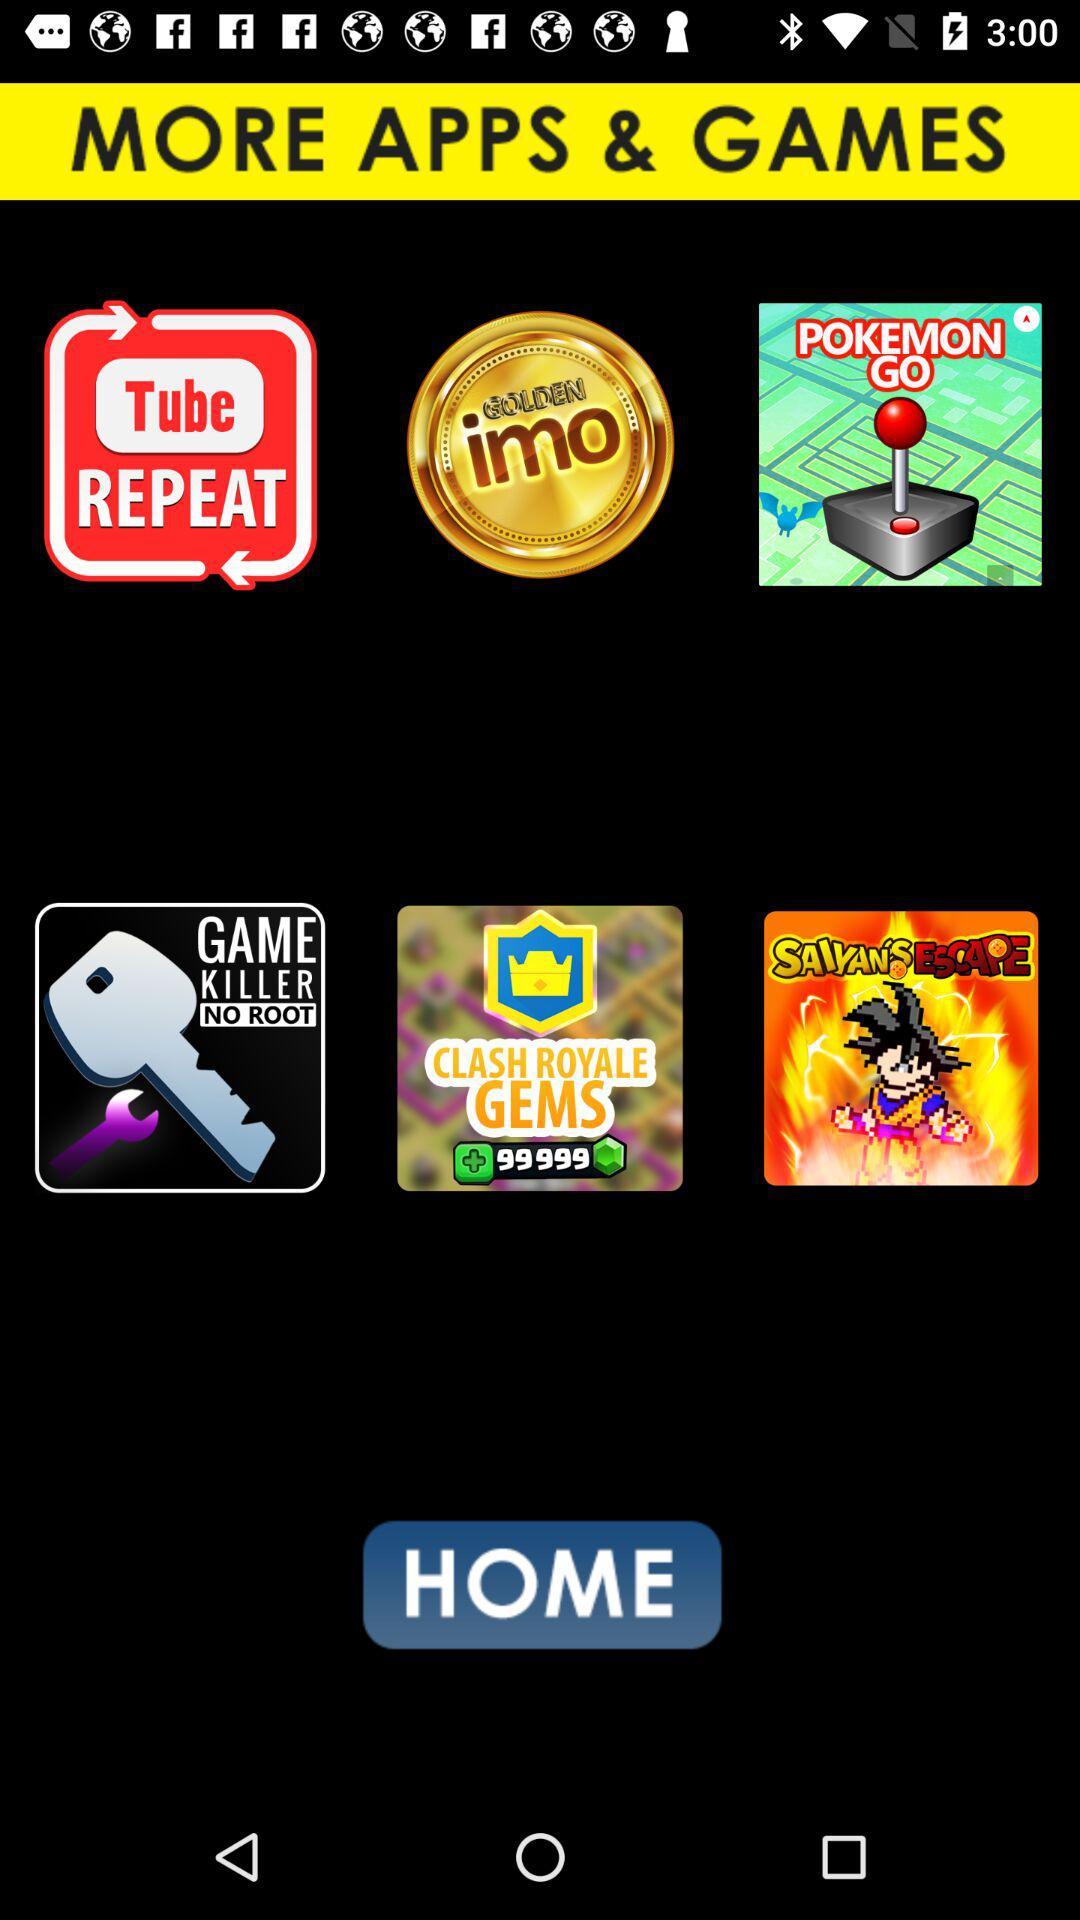 The width and height of the screenshot is (1080, 1920). What do you see at coordinates (898, 1047) in the screenshot?
I see `game` at bounding box center [898, 1047].